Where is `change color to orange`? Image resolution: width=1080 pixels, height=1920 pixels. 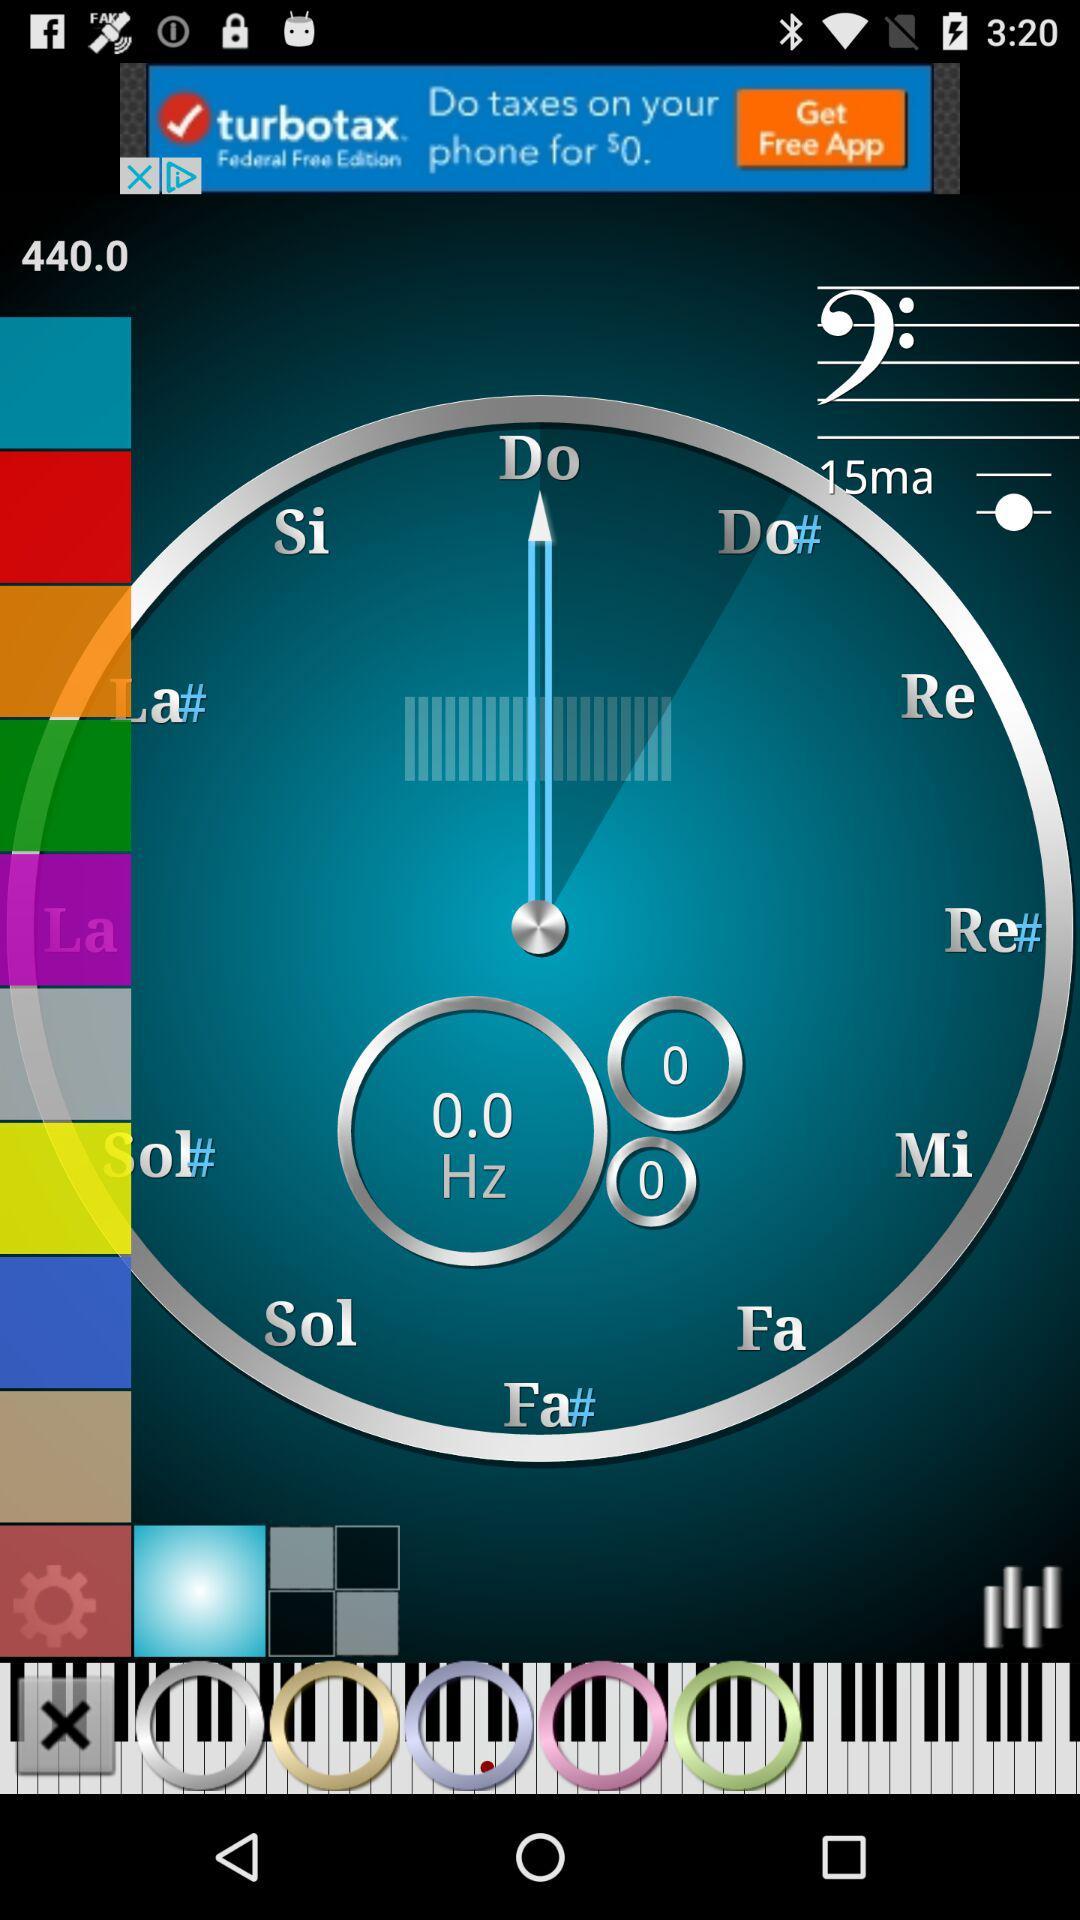
change color to orange is located at coordinates (64, 651).